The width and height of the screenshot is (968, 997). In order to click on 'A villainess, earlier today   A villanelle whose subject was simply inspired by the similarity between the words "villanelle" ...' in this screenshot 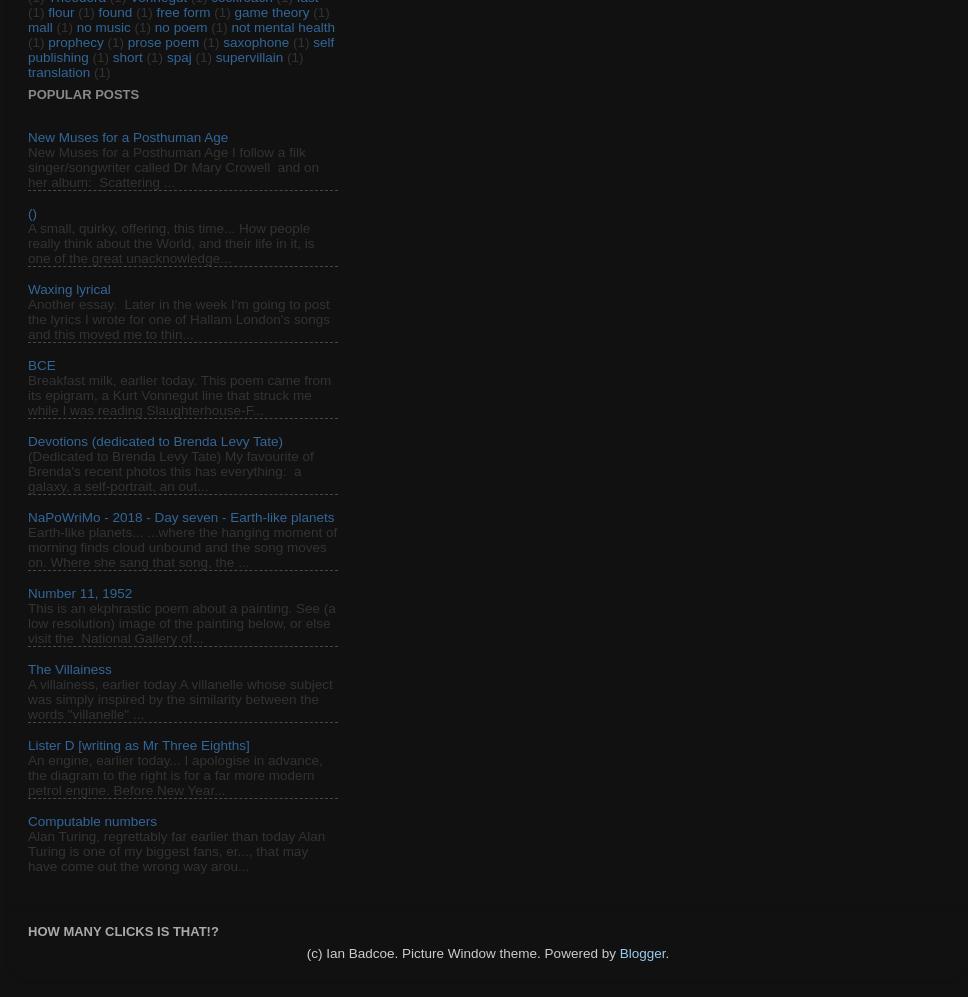, I will do `click(180, 698)`.